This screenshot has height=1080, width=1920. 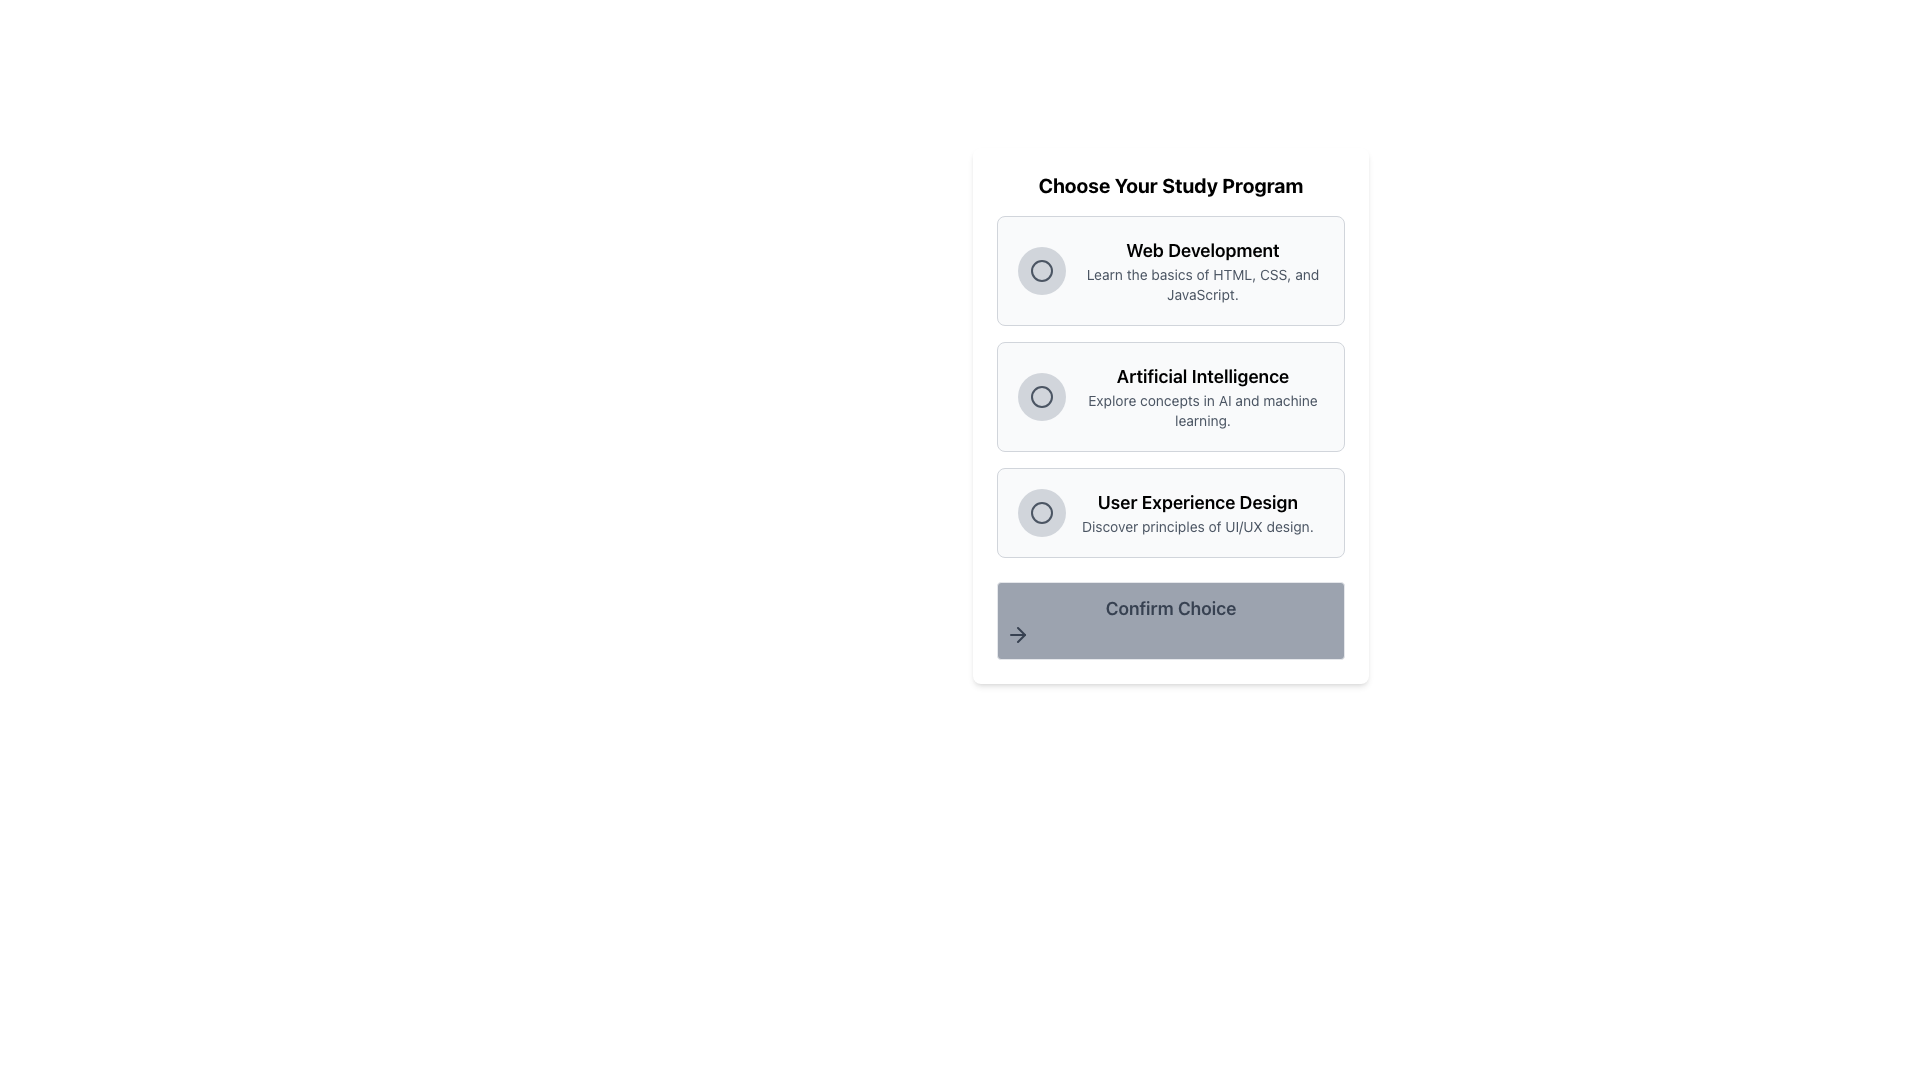 What do you see at coordinates (1171, 270) in the screenshot?
I see `the first selectable card for 'Web Development' in the list of study programs` at bounding box center [1171, 270].